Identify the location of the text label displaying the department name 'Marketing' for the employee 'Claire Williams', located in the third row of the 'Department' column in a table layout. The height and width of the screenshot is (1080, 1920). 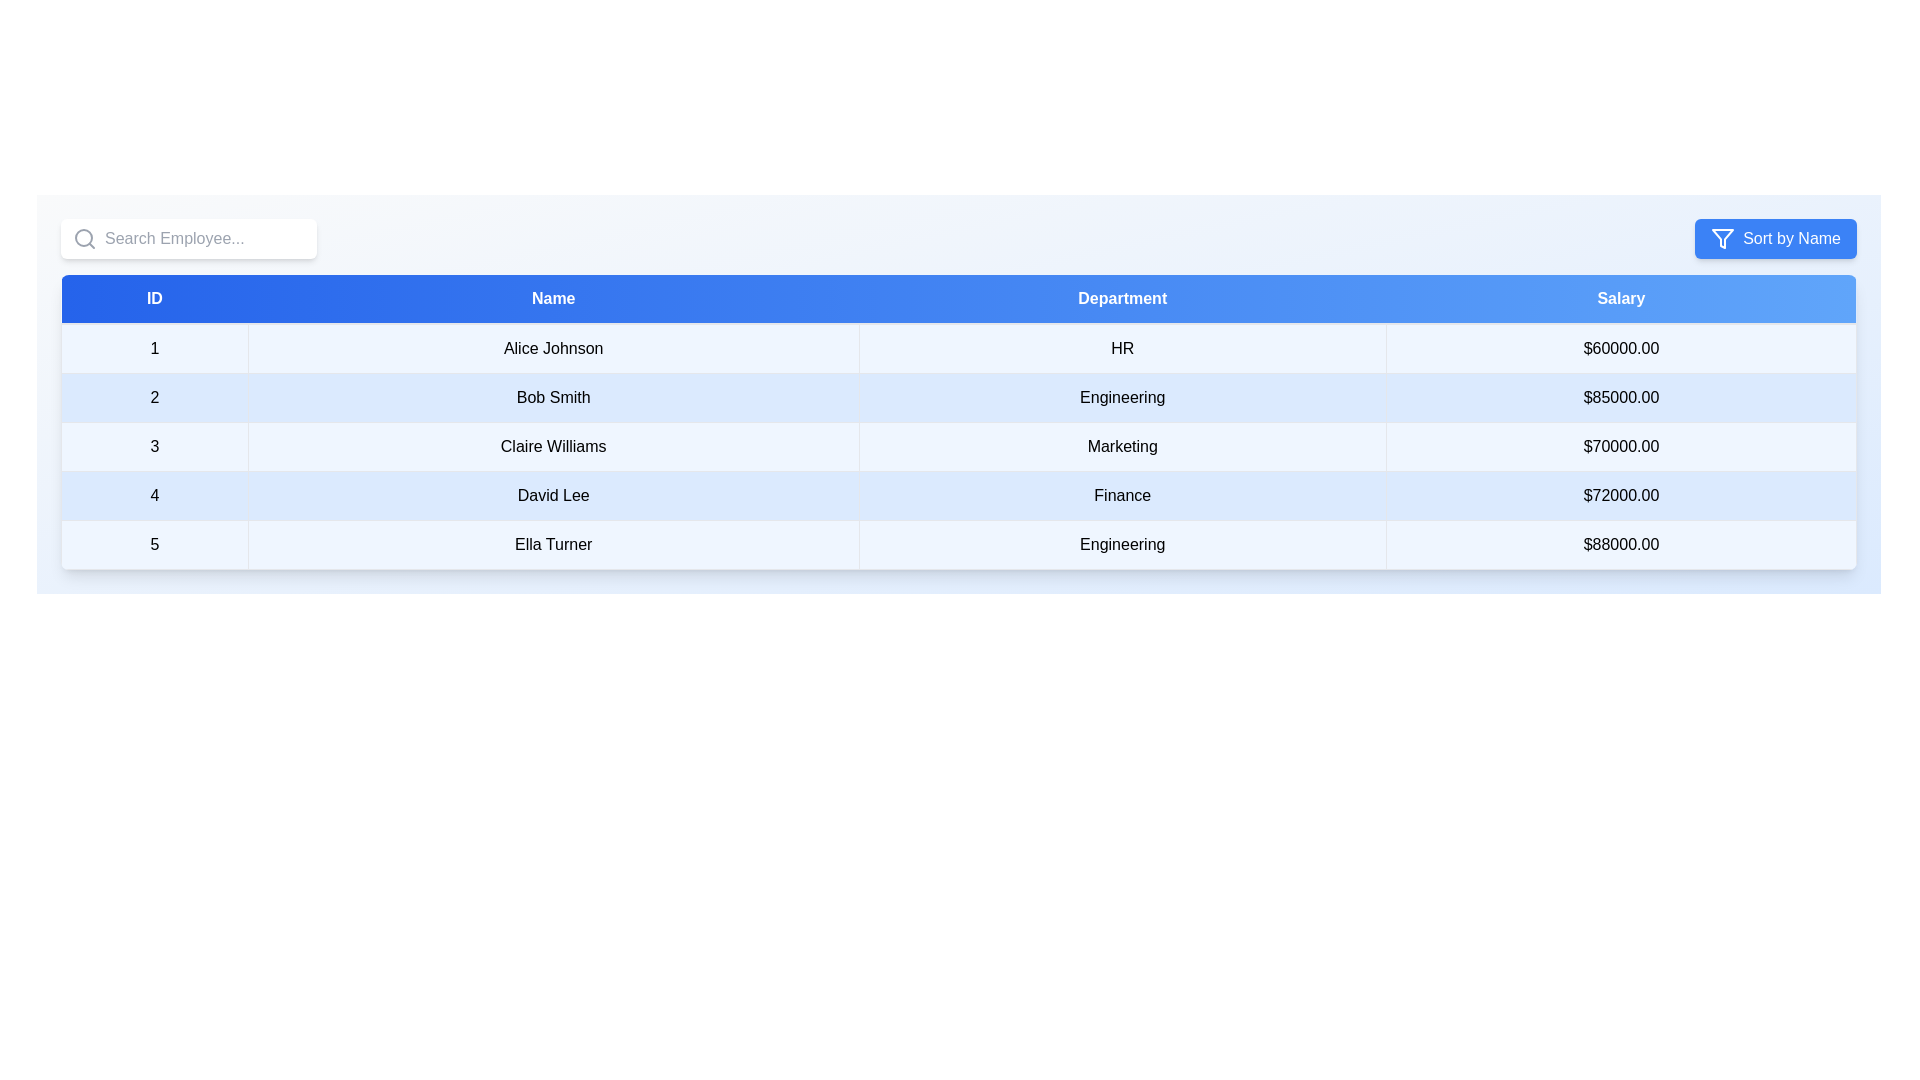
(1122, 446).